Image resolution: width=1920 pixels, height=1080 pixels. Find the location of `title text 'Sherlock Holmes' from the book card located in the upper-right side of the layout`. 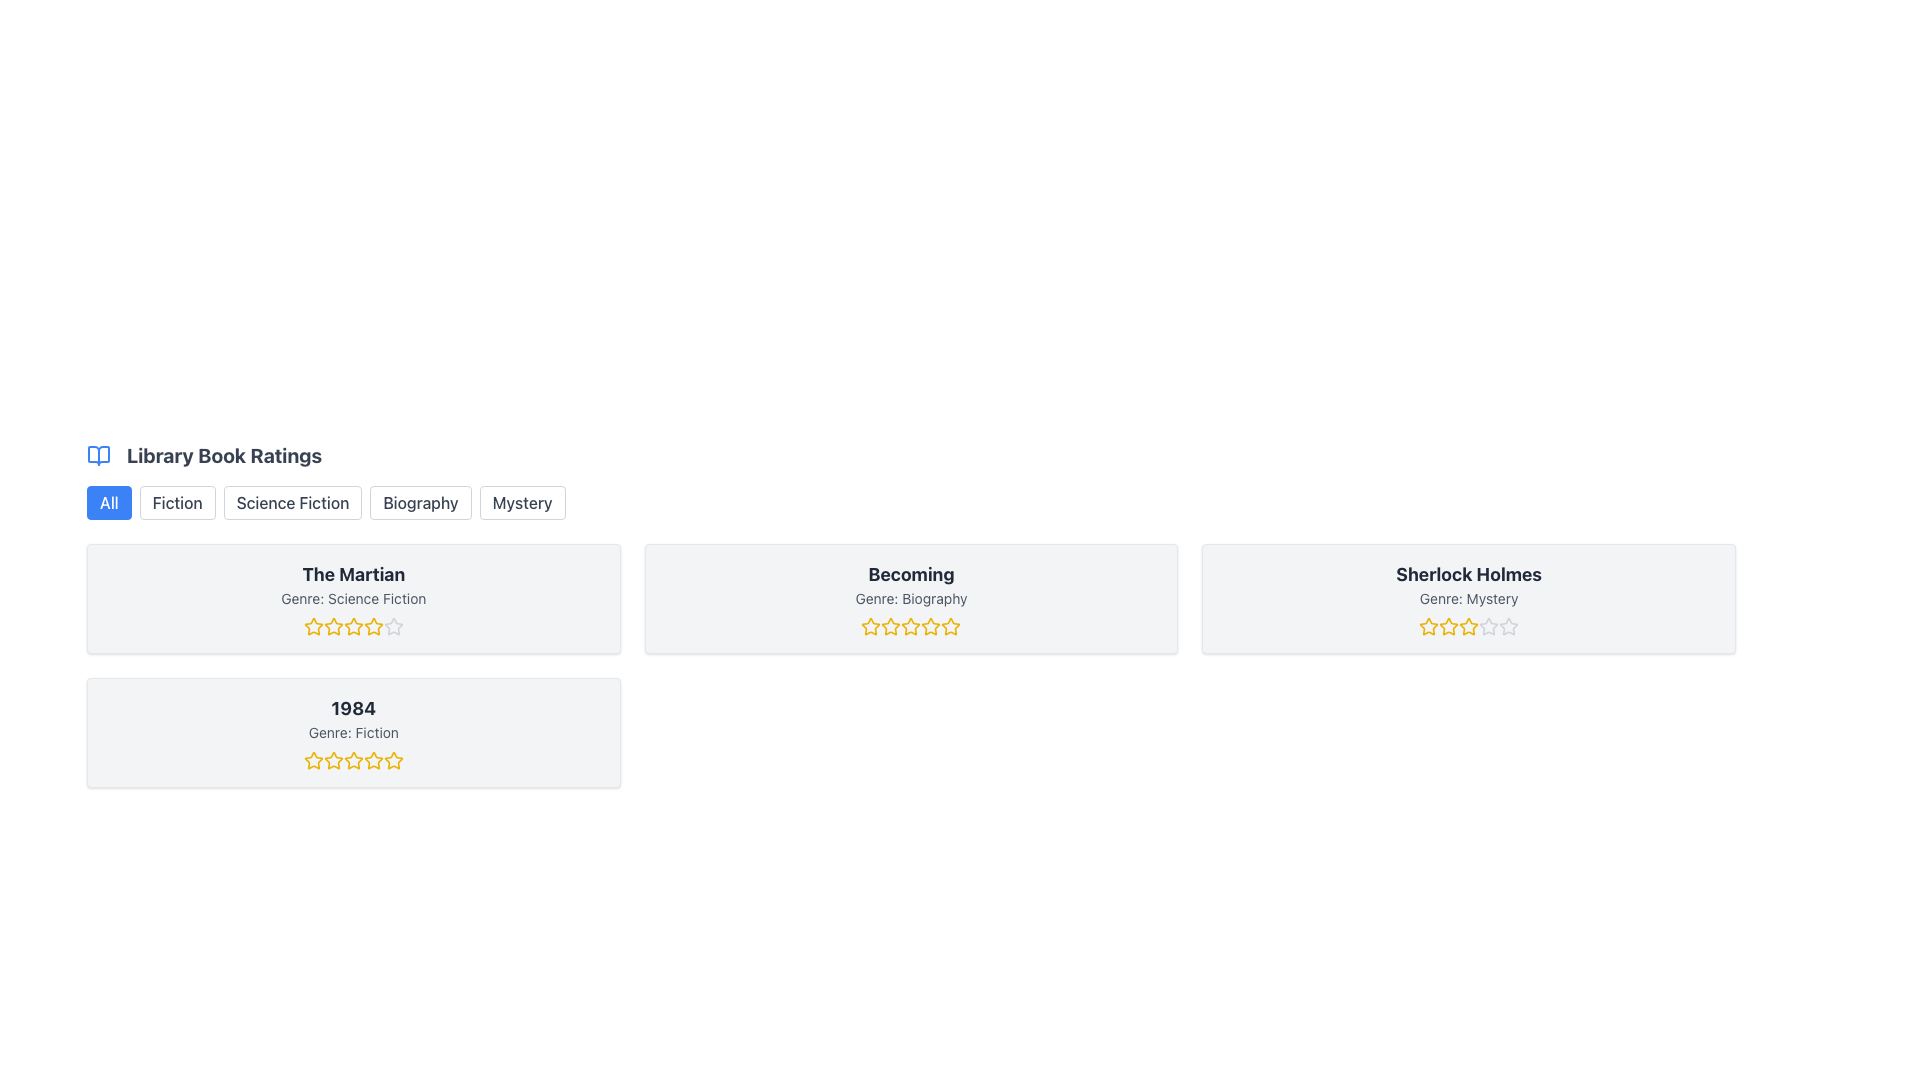

title text 'Sherlock Holmes' from the book card located in the upper-right side of the layout is located at coordinates (1469, 574).